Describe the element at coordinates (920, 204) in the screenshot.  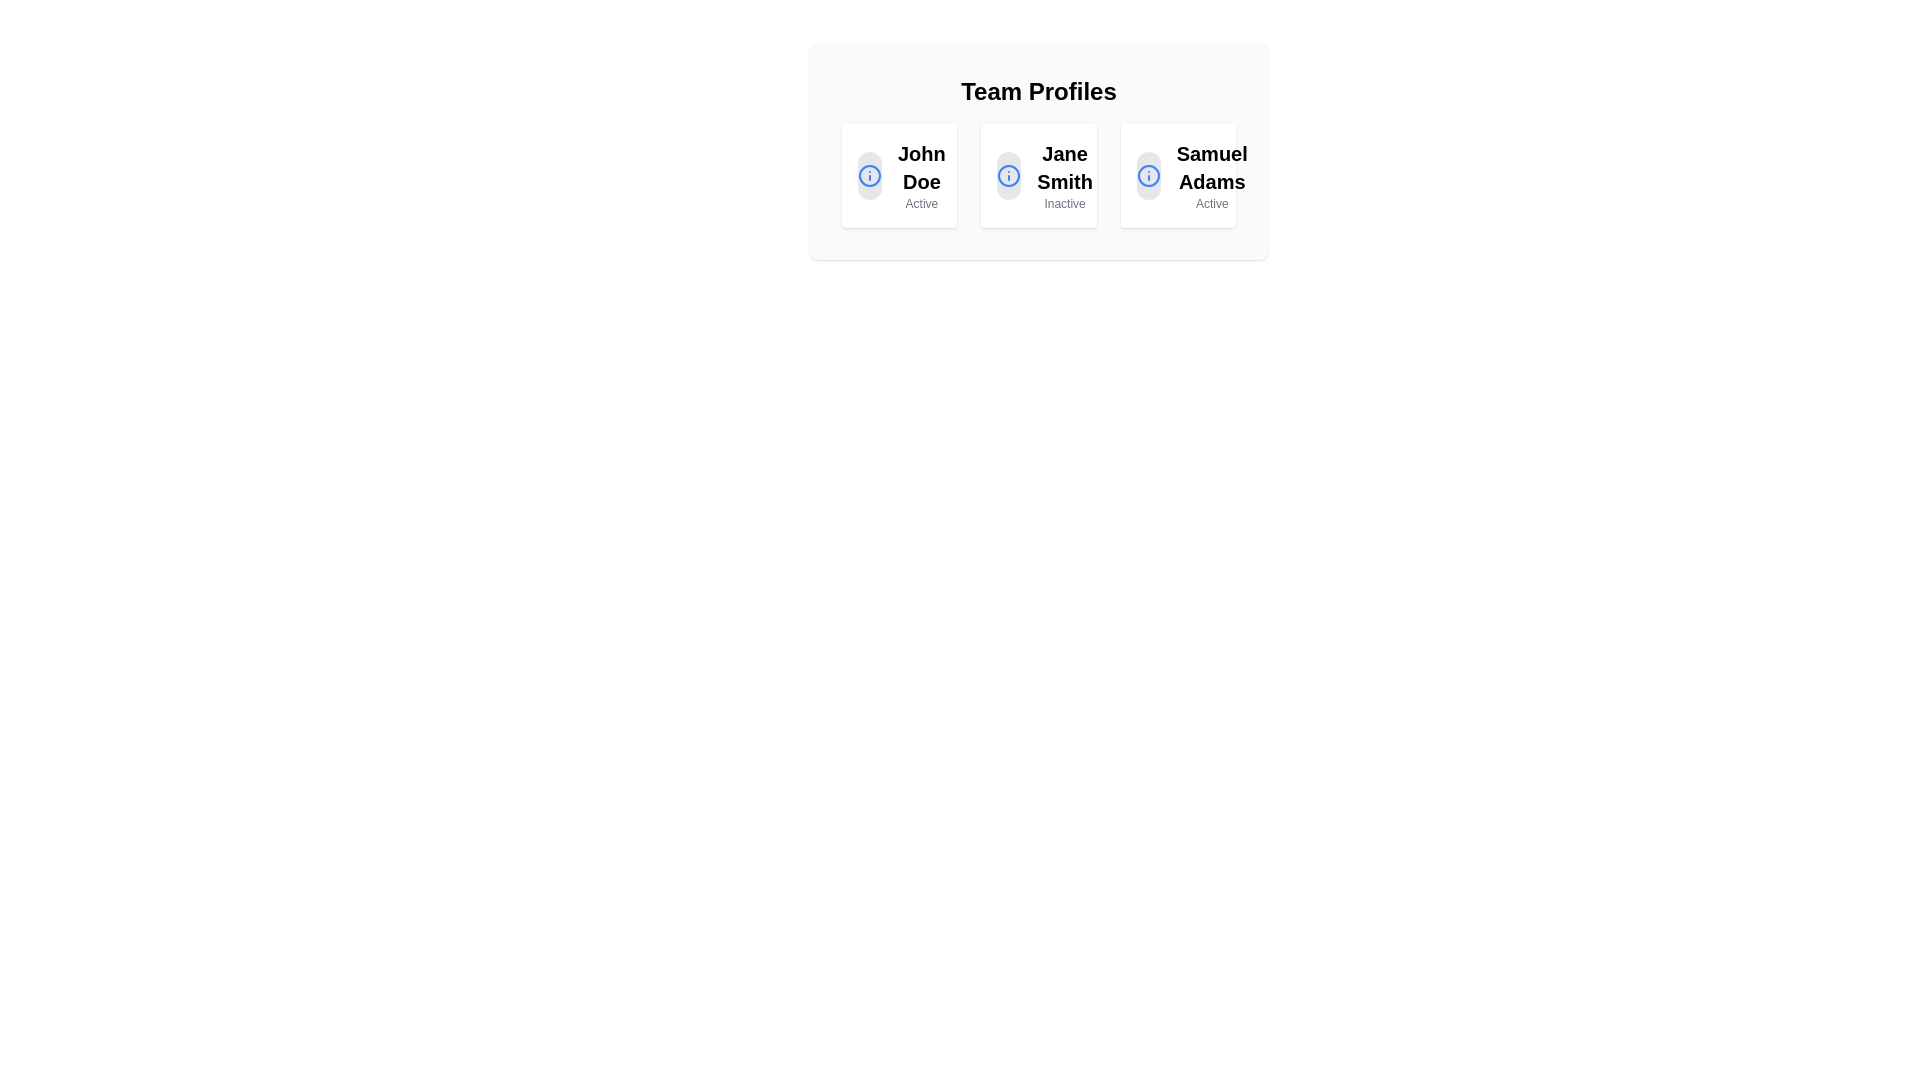
I see `text label element displaying 'Active' which is located below the name 'John Doe' in the 'Team Profiles' section` at that location.